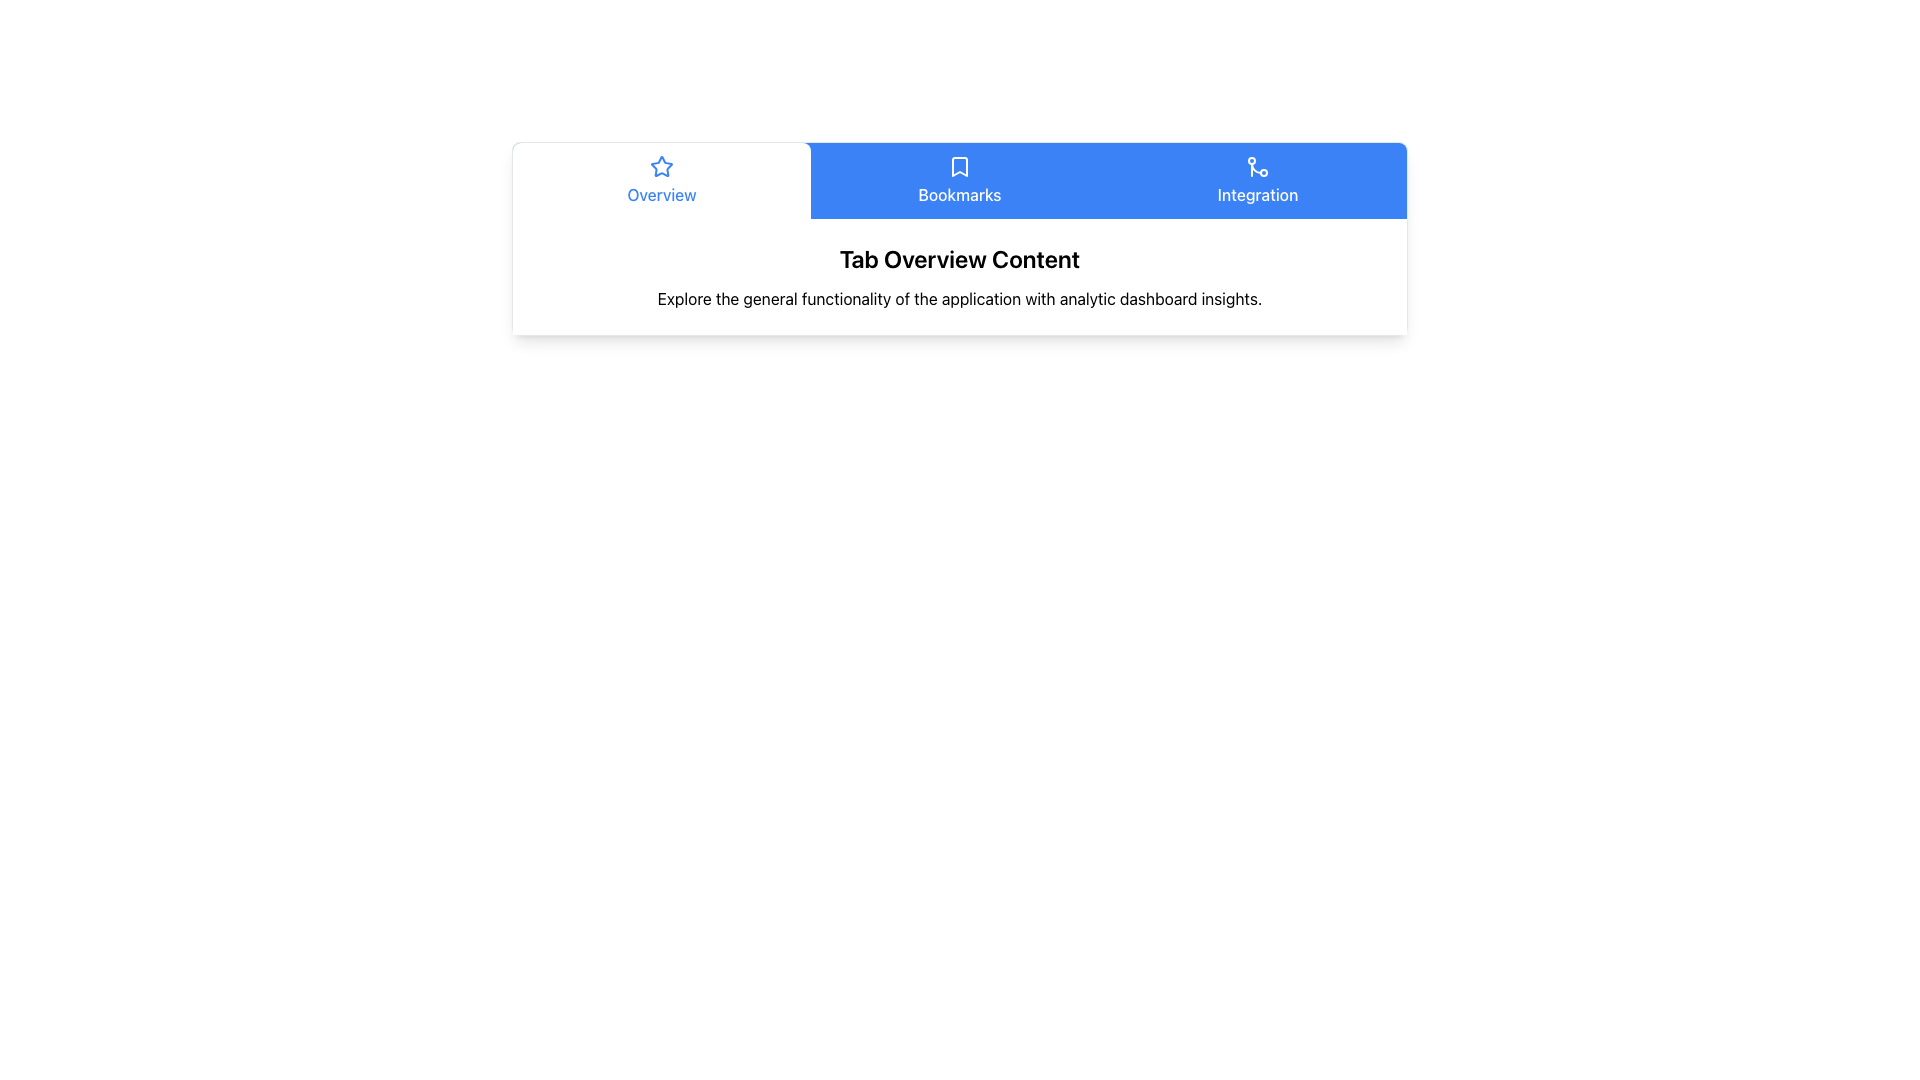 The image size is (1920, 1080). Describe the element at coordinates (960, 181) in the screenshot. I see `the 'Bookmarks' button, which features a bookmark icon above the text` at that location.